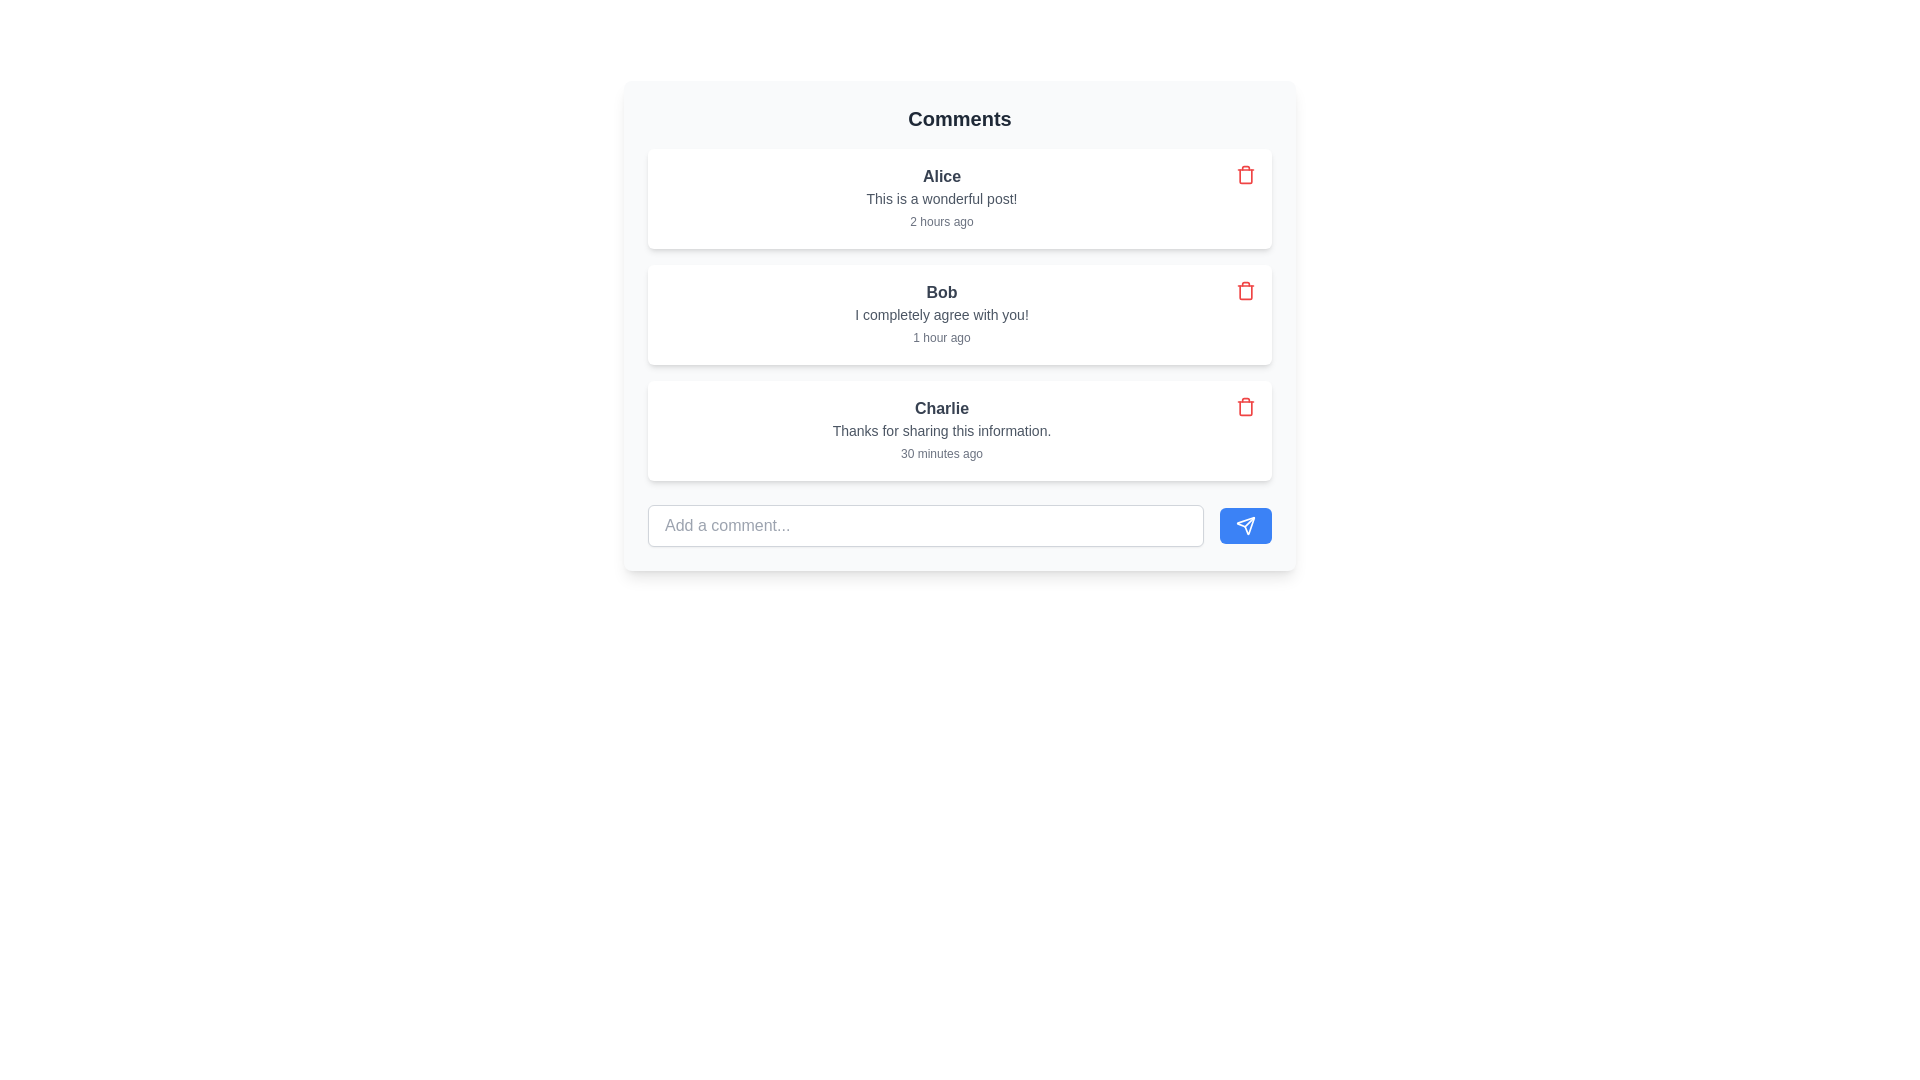 Image resolution: width=1920 pixels, height=1080 pixels. Describe the element at coordinates (940, 454) in the screenshot. I see `the text element displaying '30 minutes ago', which is styled in a small gray font and located in the third comment box below the user named 'Charlie'` at that location.